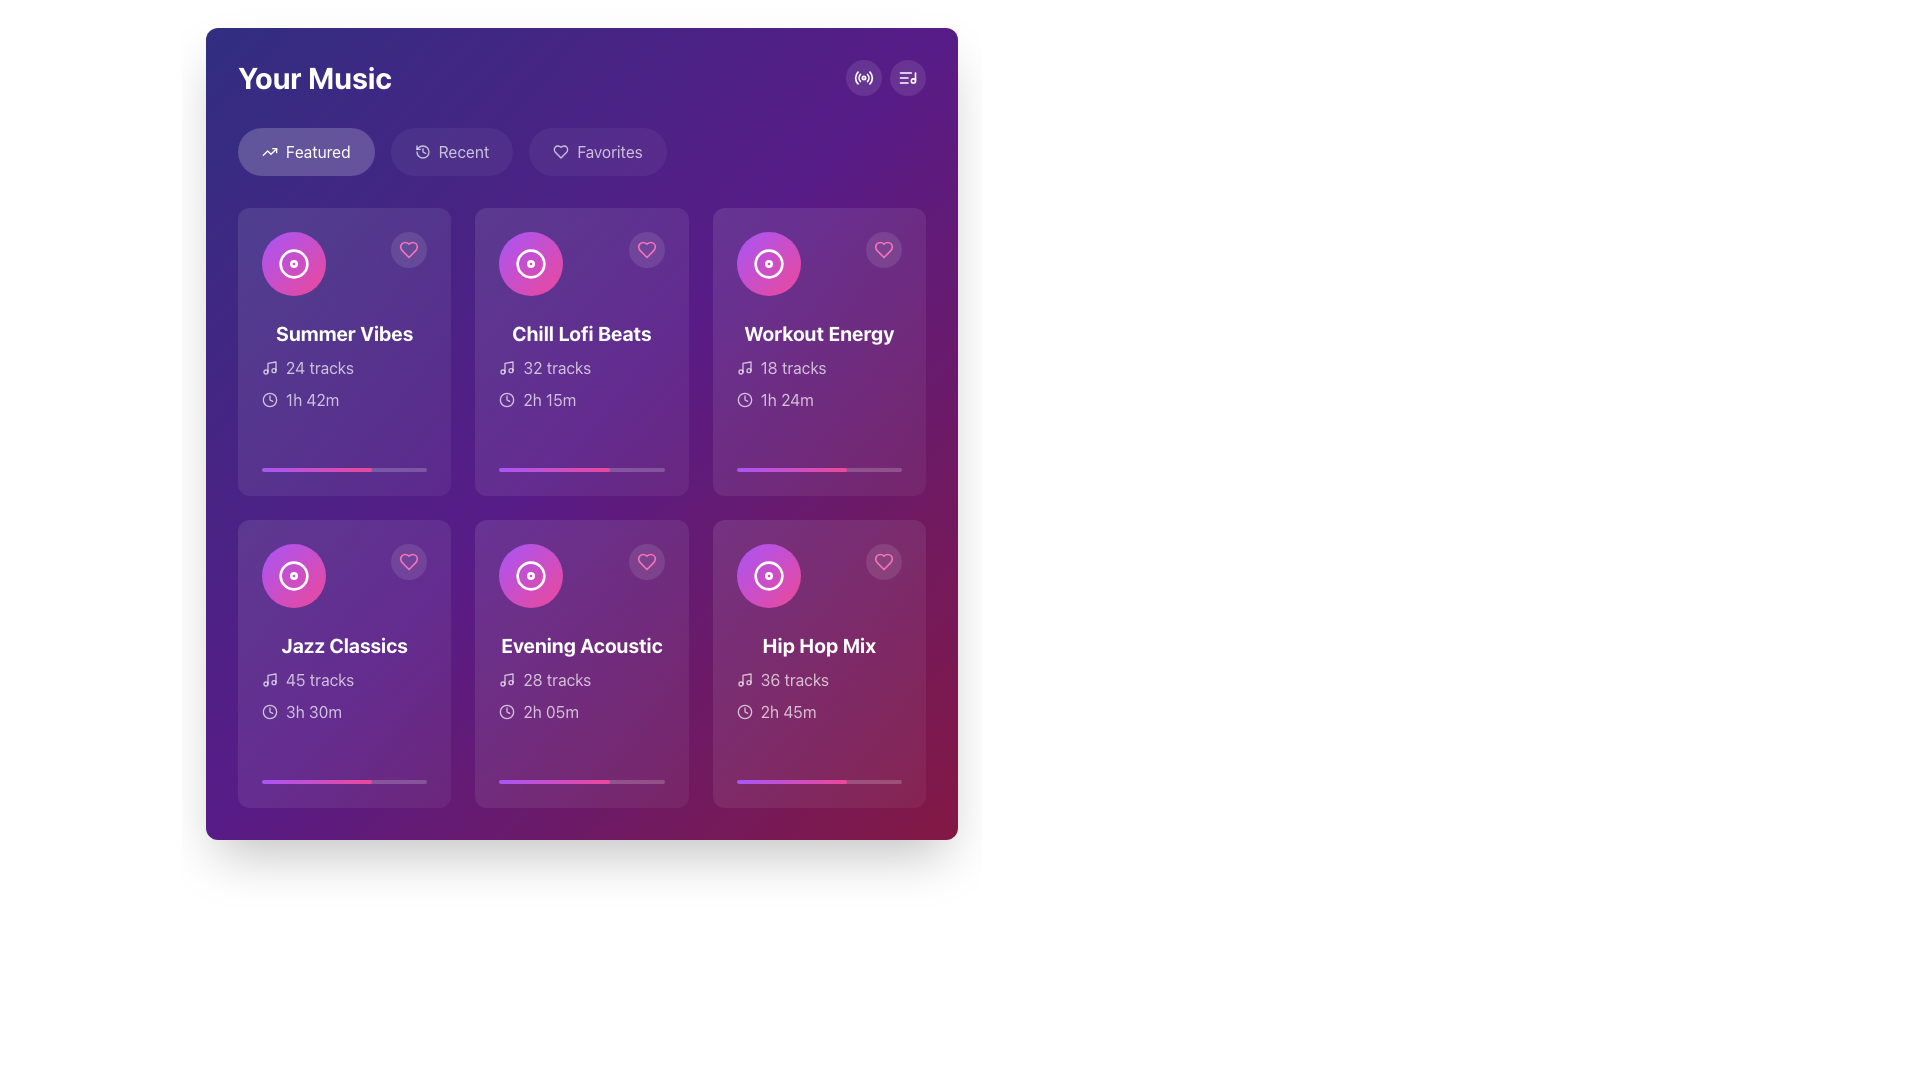 The height and width of the screenshot is (1080, 1920). Describe the element at coordinates (531, 575) in the screenshot. I see `the graphical music disc icon representing the 'Evening Acoustic' album cover` at that location.